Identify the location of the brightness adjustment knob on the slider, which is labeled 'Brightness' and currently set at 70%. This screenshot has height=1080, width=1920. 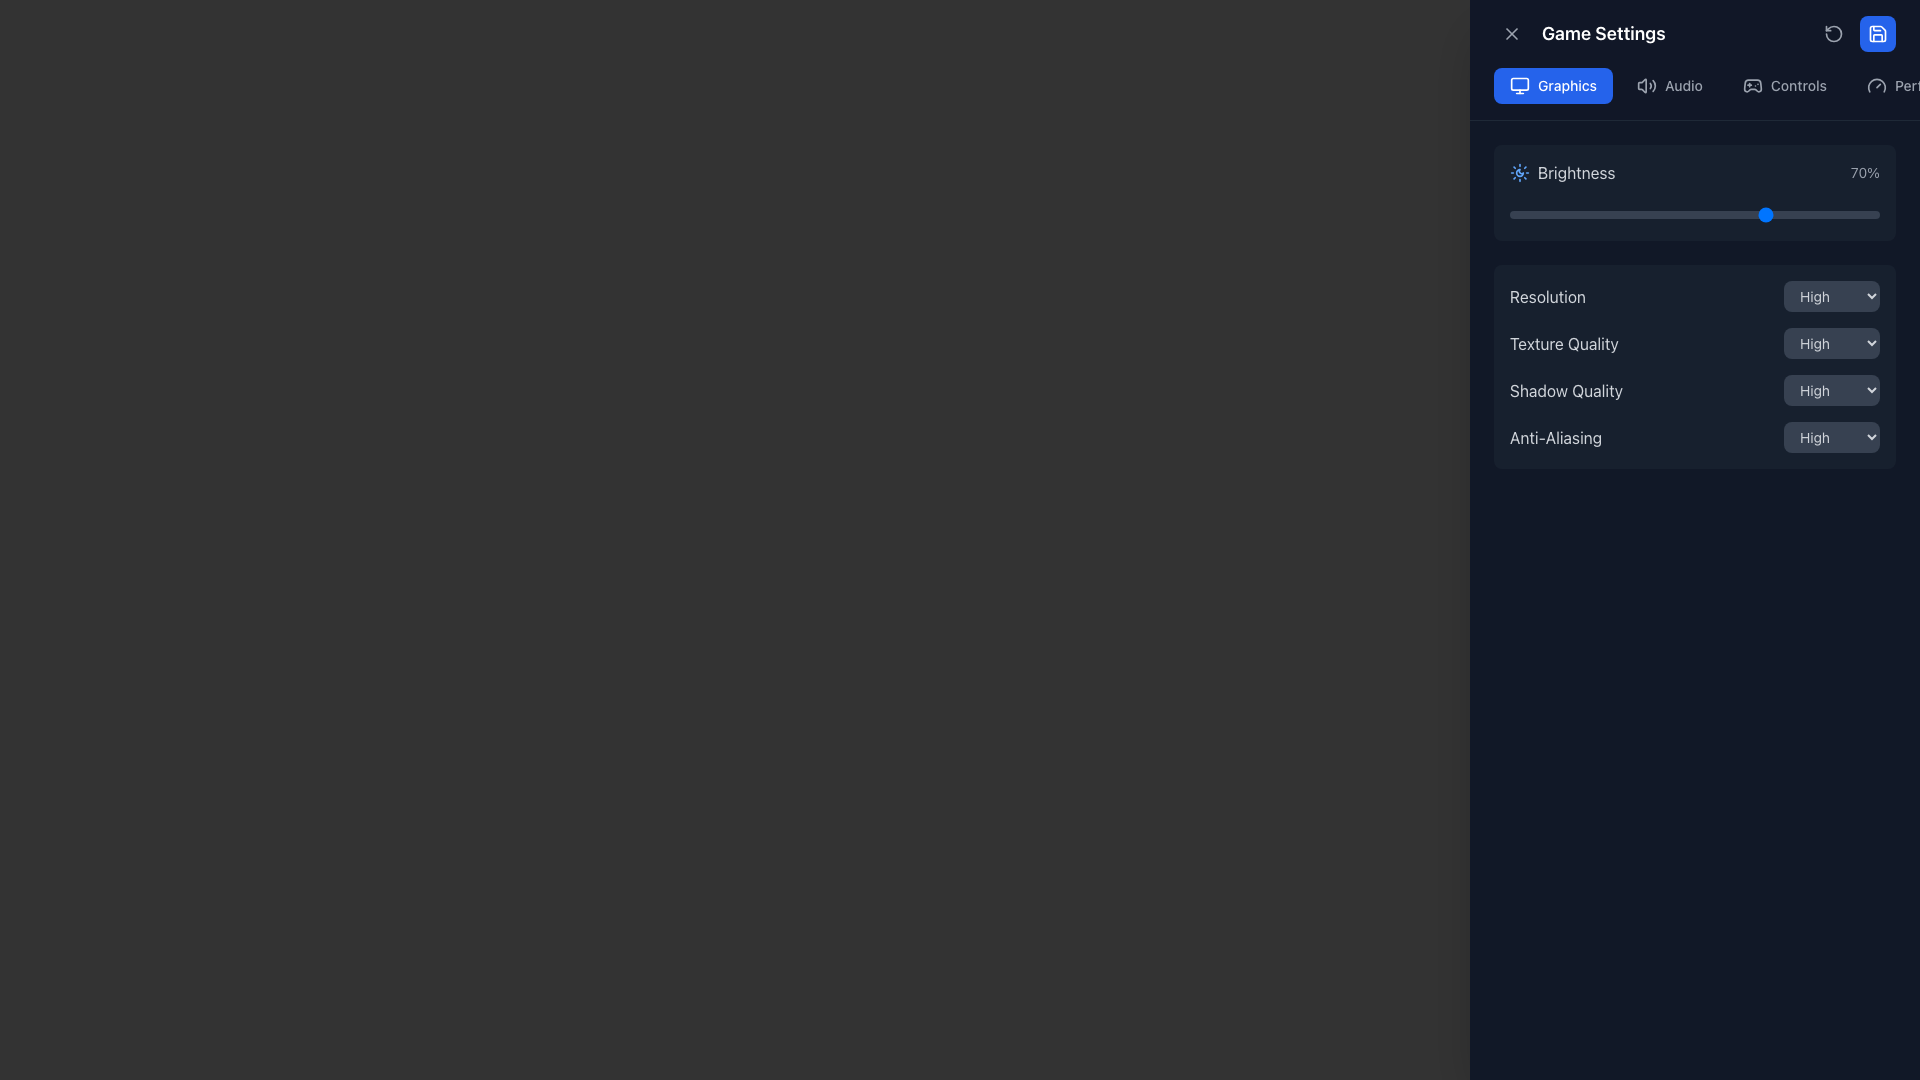
(1693, 192).